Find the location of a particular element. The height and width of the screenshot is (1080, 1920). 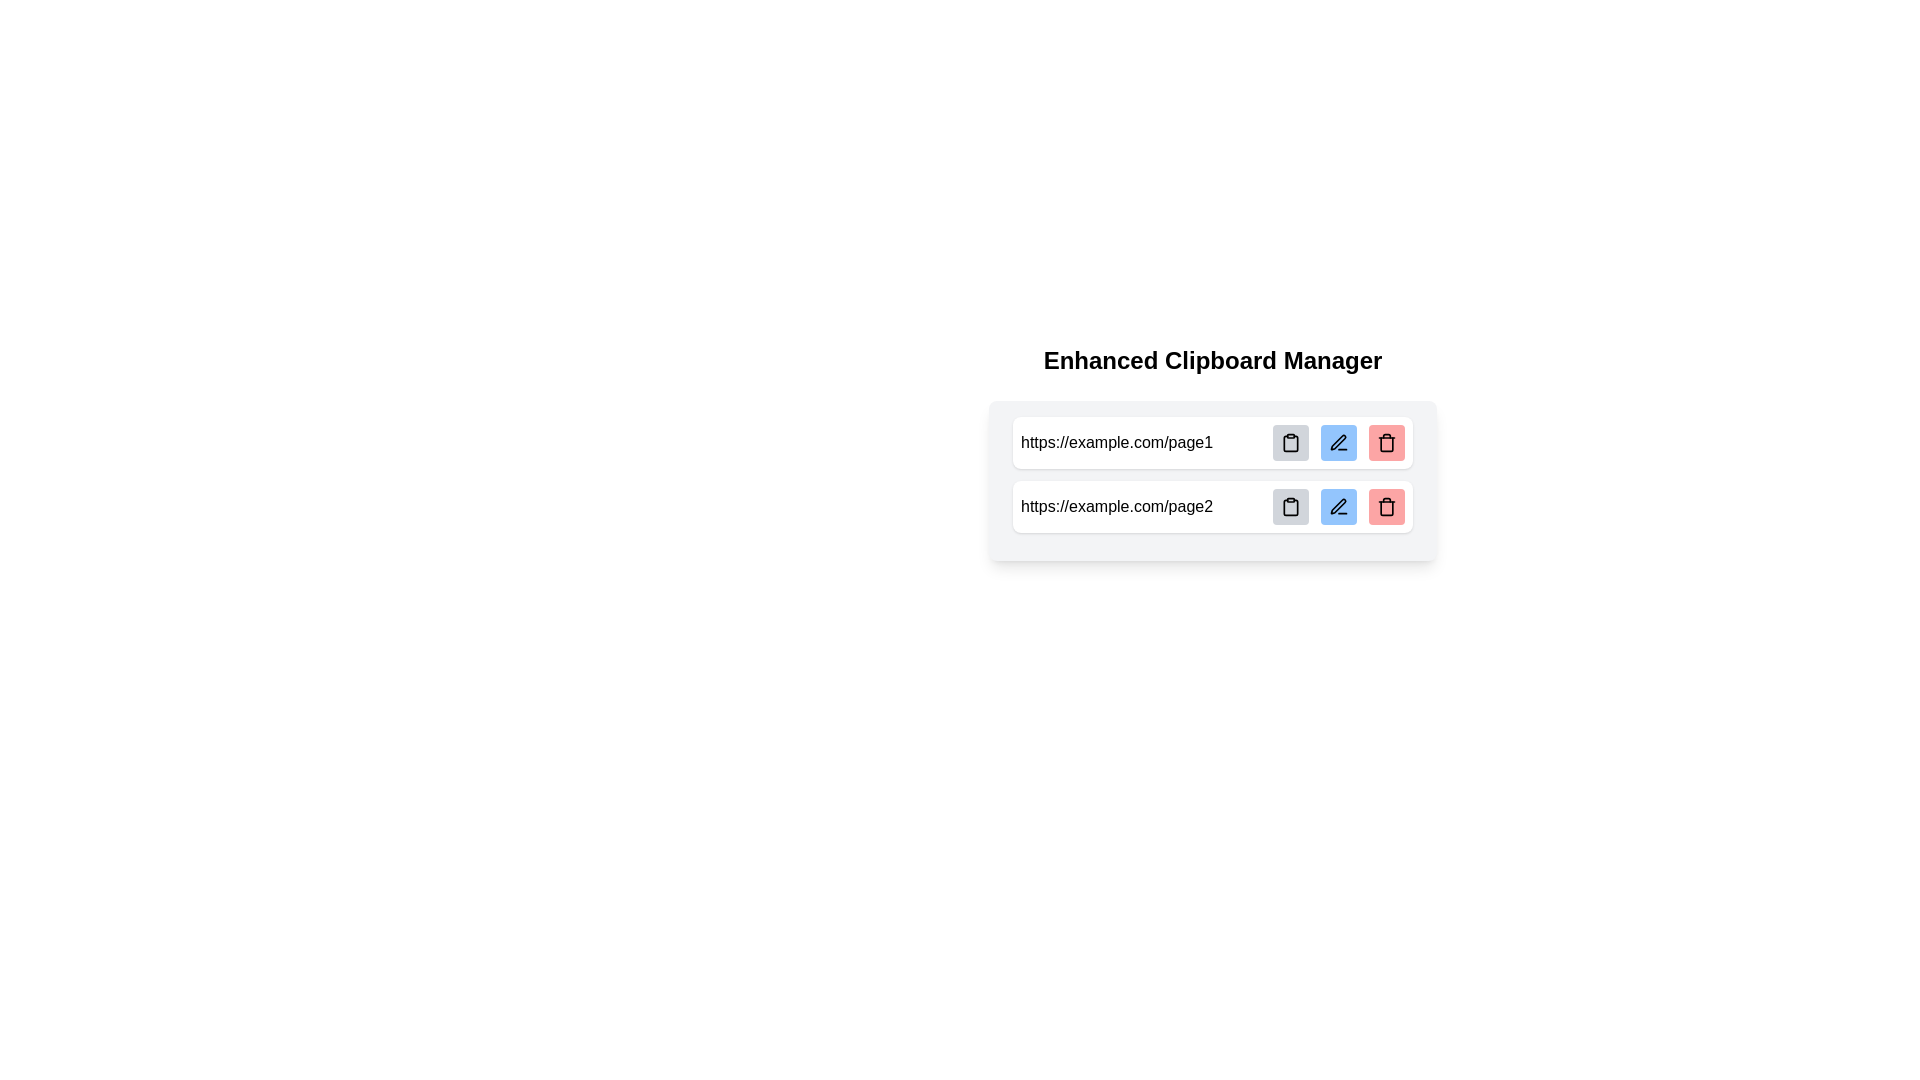

the edit button, which is the second clickable icon next to the clipboard icon in the first row of controls is located at coordinates (1339, 505).